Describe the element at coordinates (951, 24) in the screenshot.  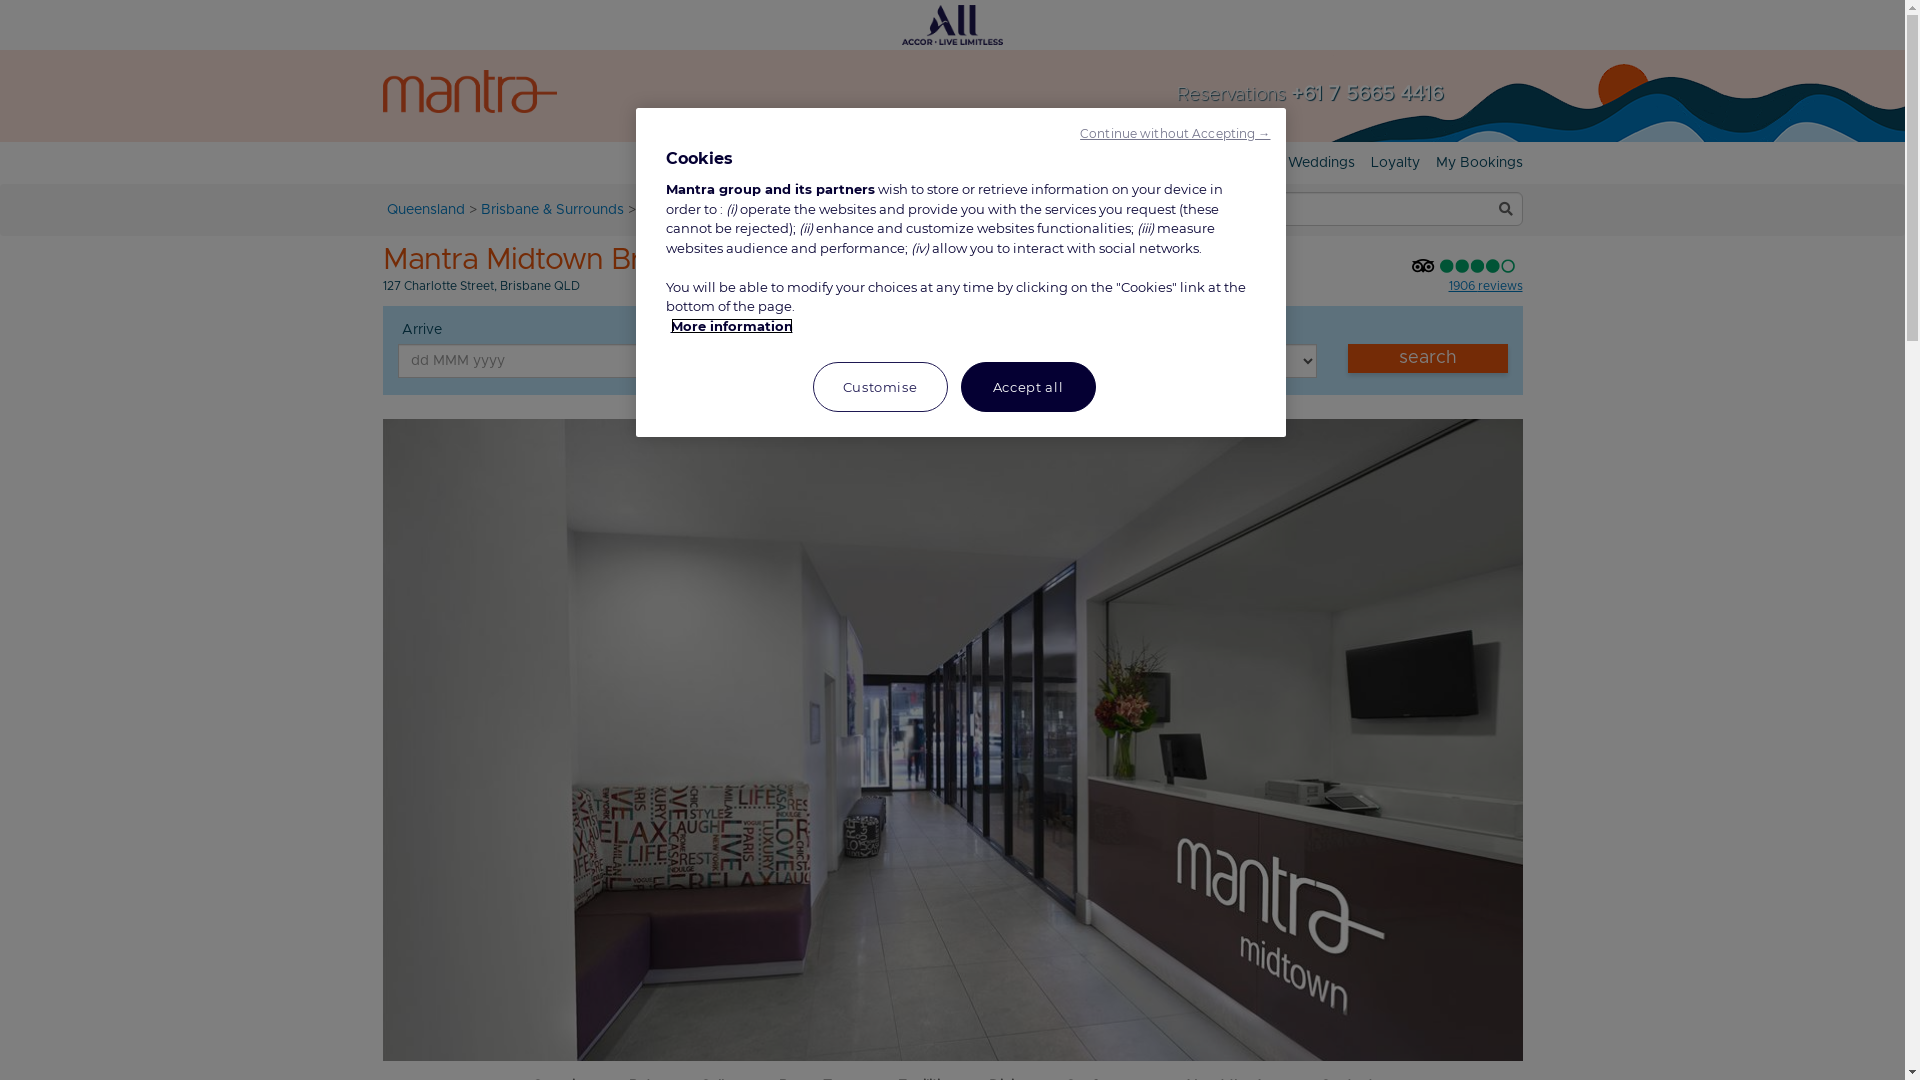
I see `'All'` at that location.